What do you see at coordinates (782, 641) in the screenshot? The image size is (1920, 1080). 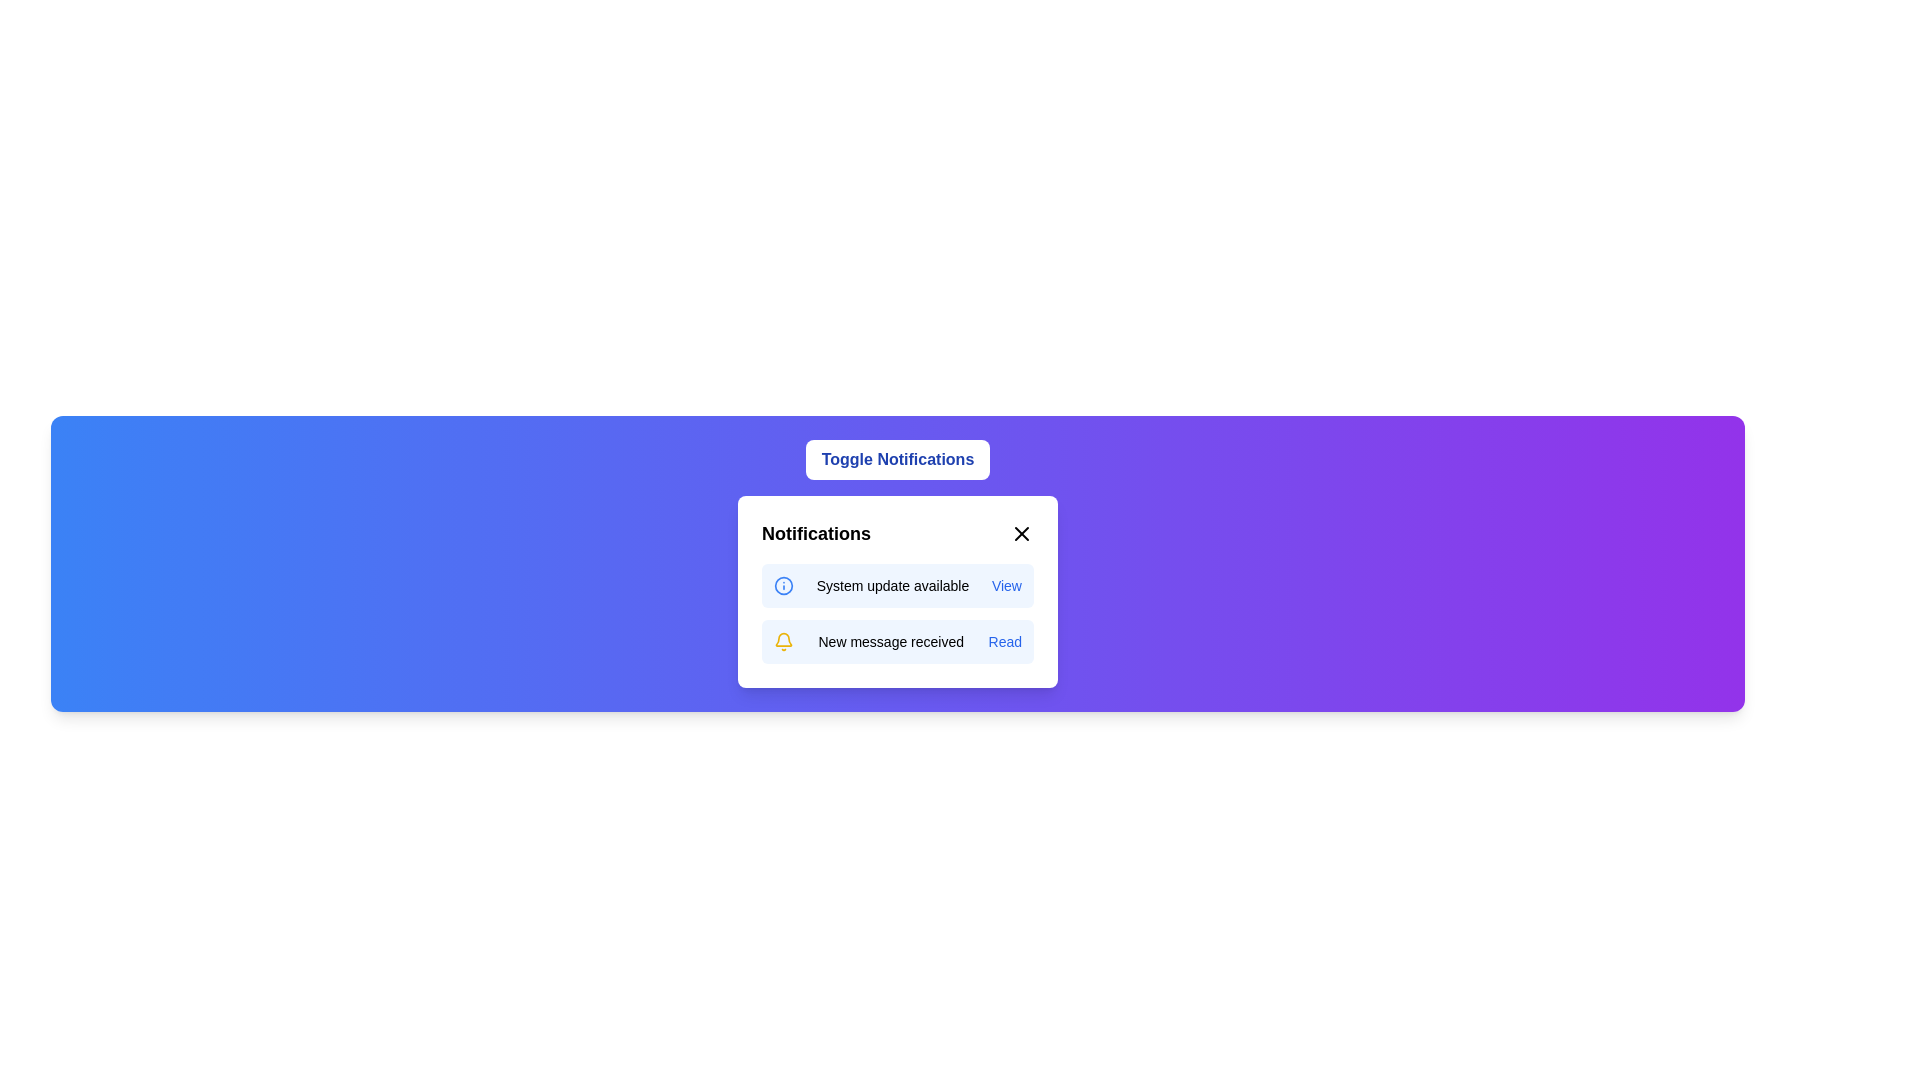 I see `the icon that indicates a new message in the second row of the notifications list, positioned to the left of the text 'New message received'` at bounding box center [782, 641].